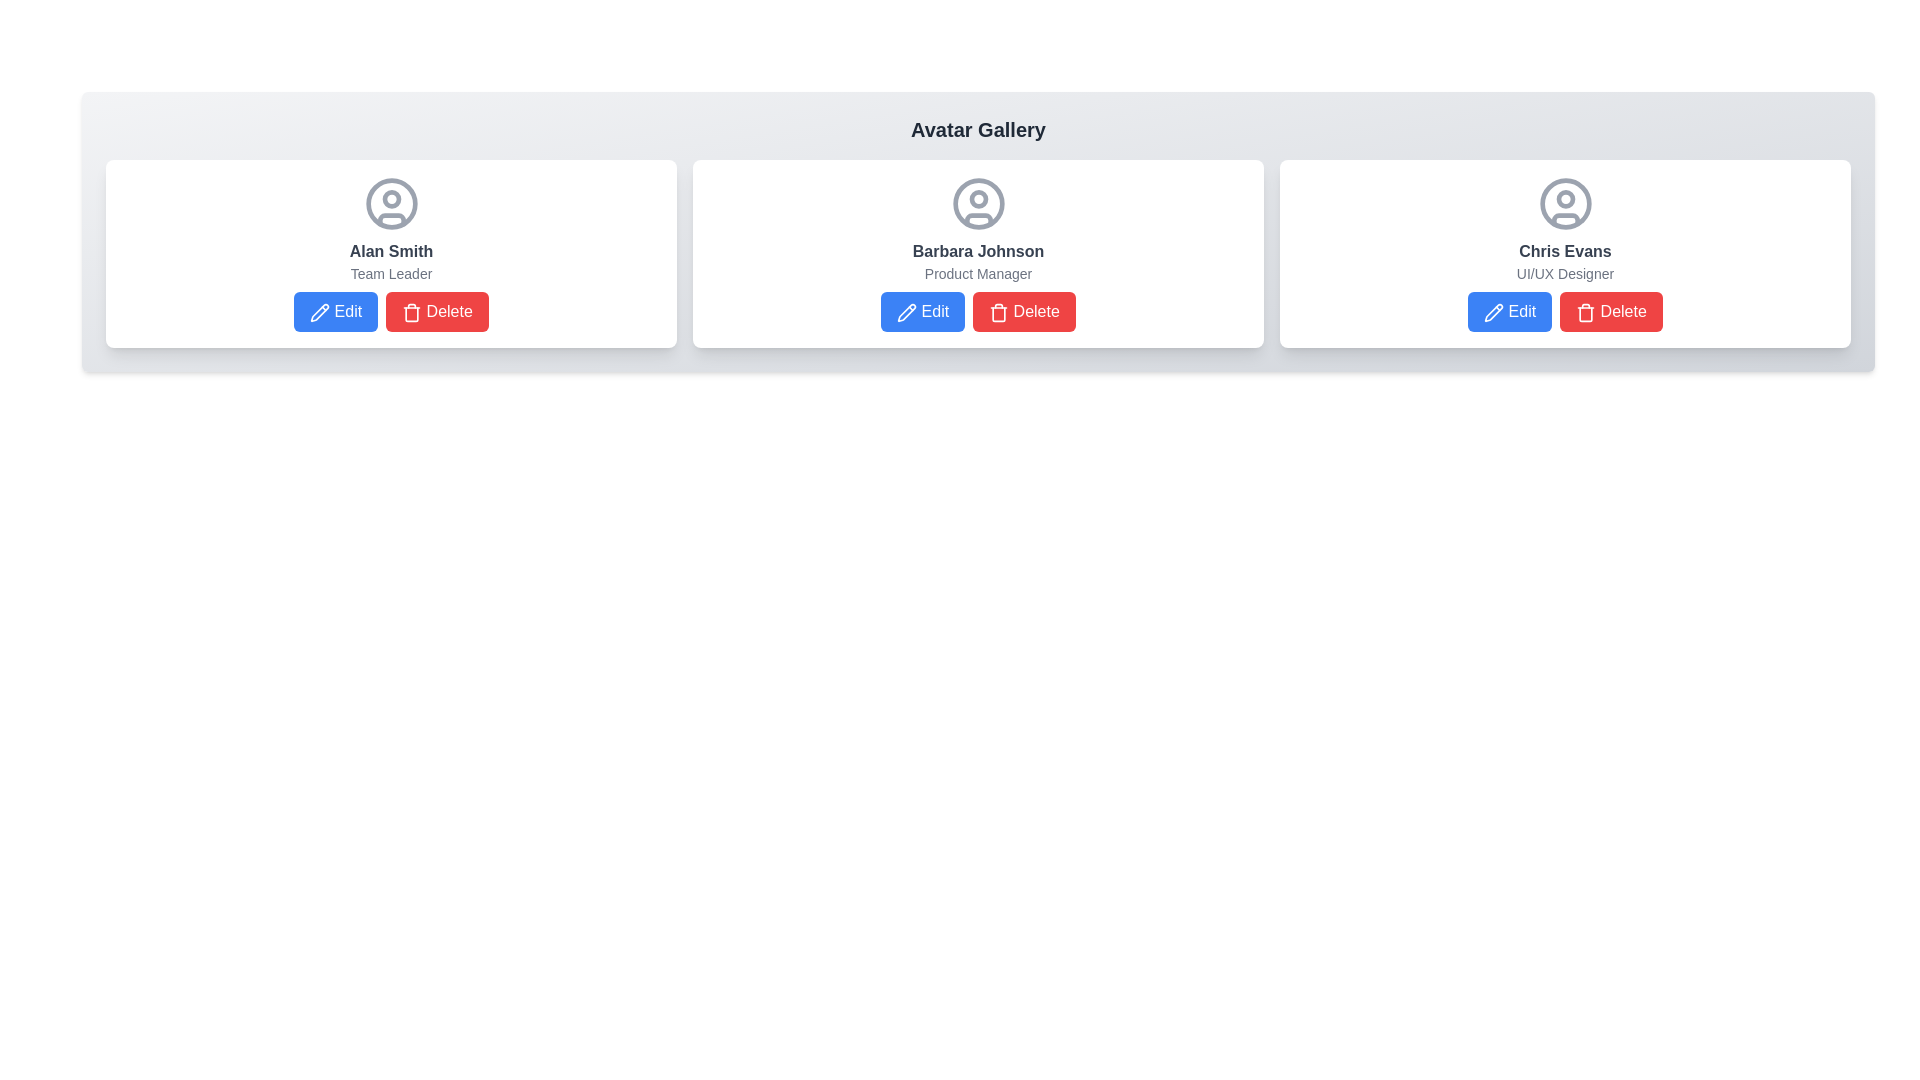 Image resolution: width=1920 pixels, height=1080 pixels. I want to click on the circular graphical element representing the user's profile picture for 'Barbara Johnson' within the avatar card, so click(978, 199).